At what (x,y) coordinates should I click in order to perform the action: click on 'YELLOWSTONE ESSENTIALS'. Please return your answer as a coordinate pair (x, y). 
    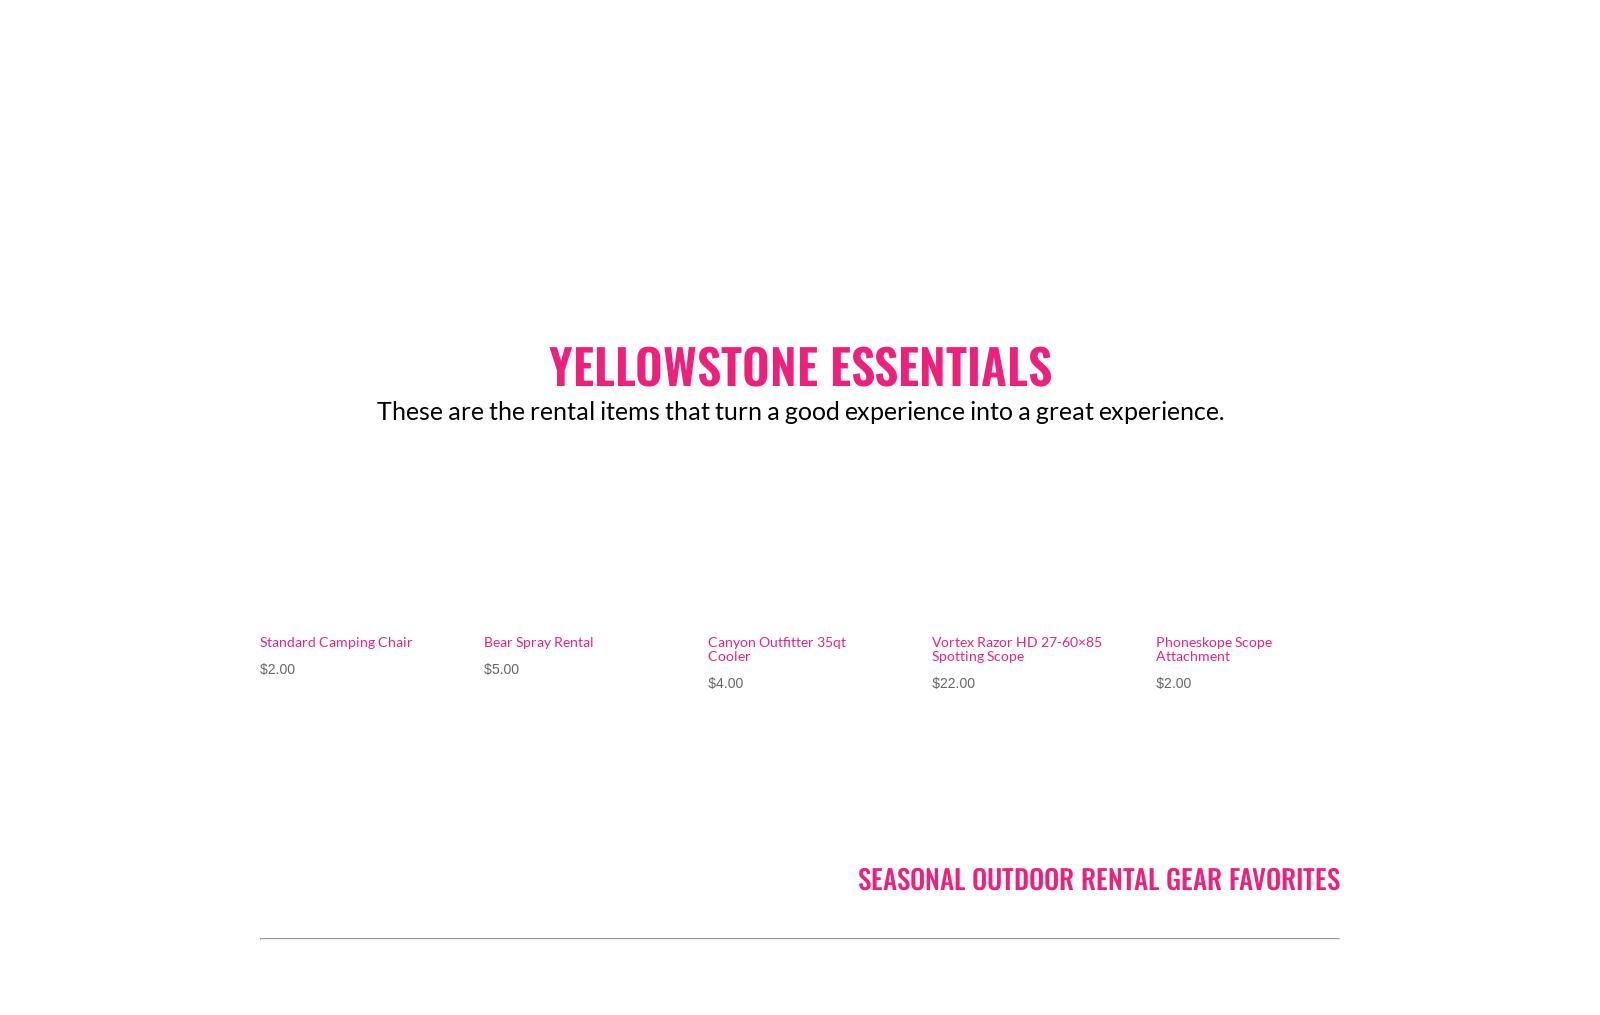
    Looking at the image, I should click on (799, 364).